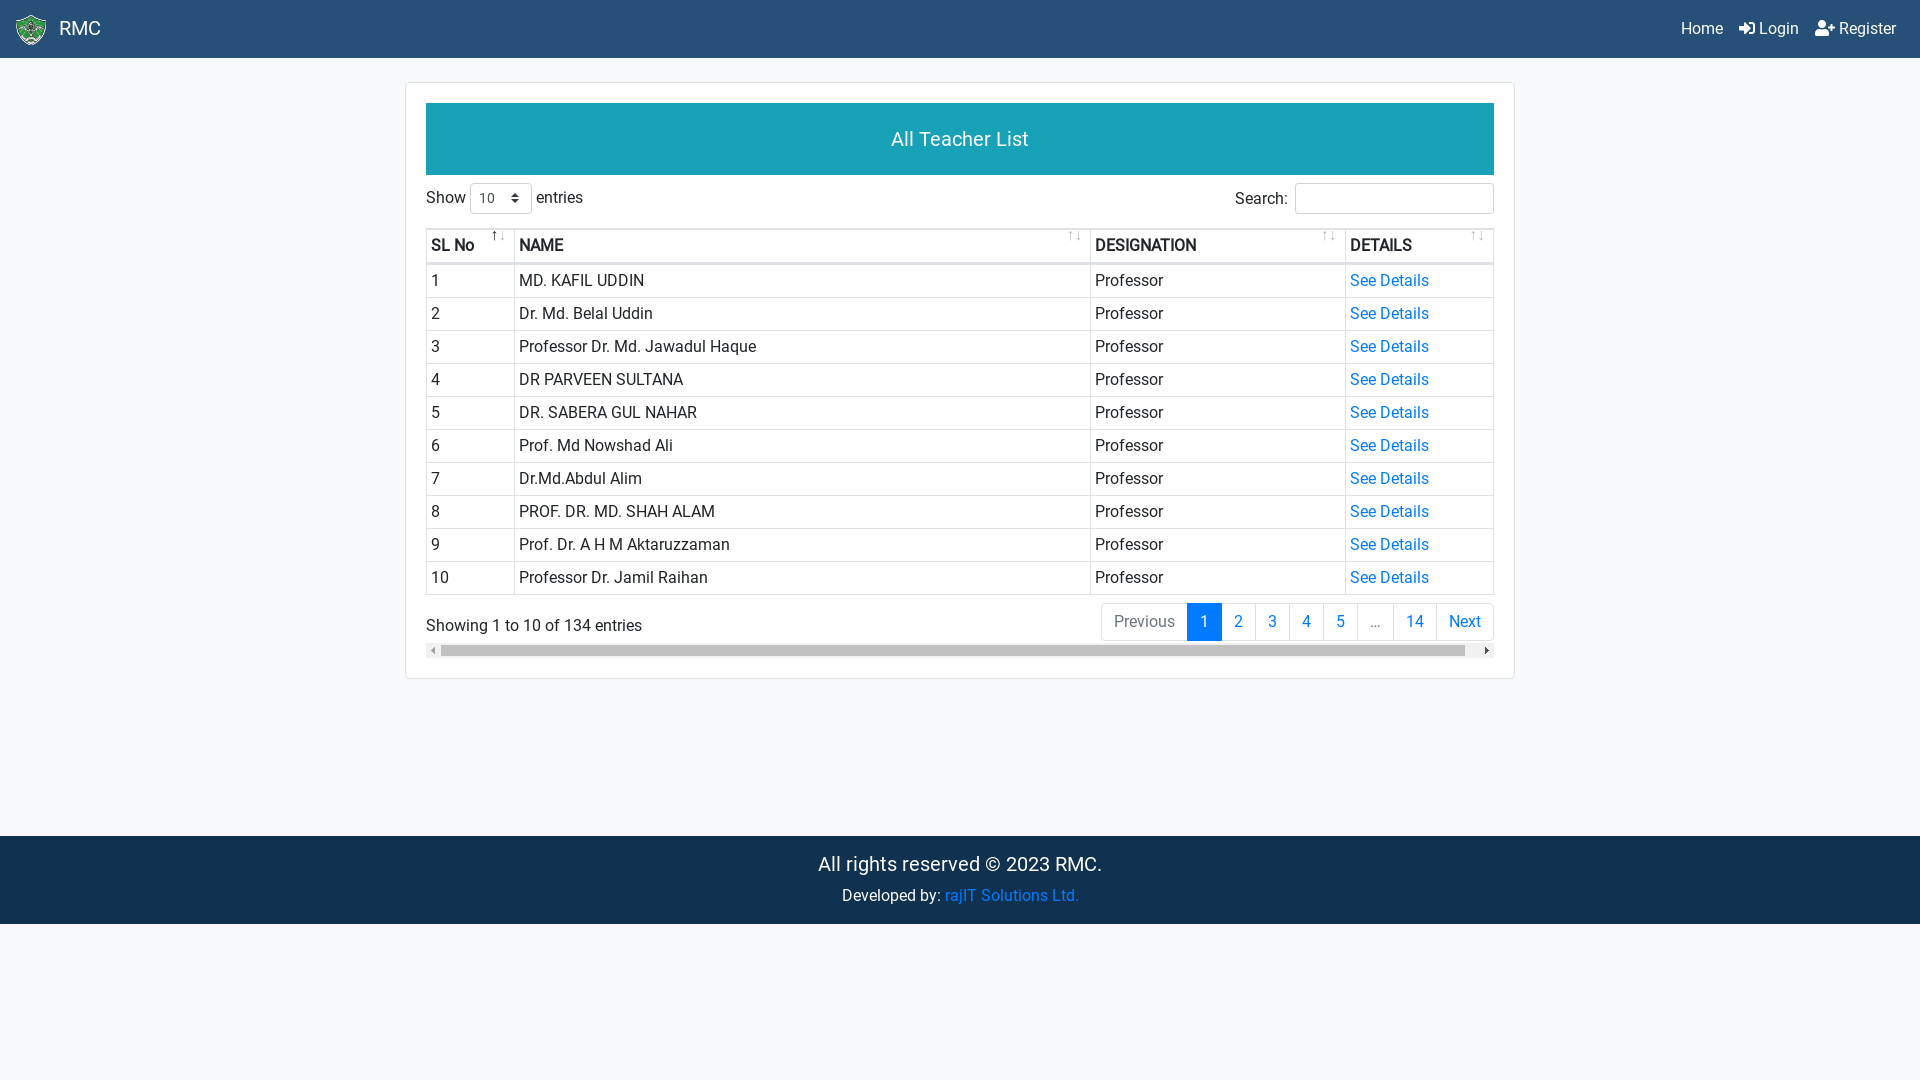  I want to click on 'See Details', so click(1388, 379).